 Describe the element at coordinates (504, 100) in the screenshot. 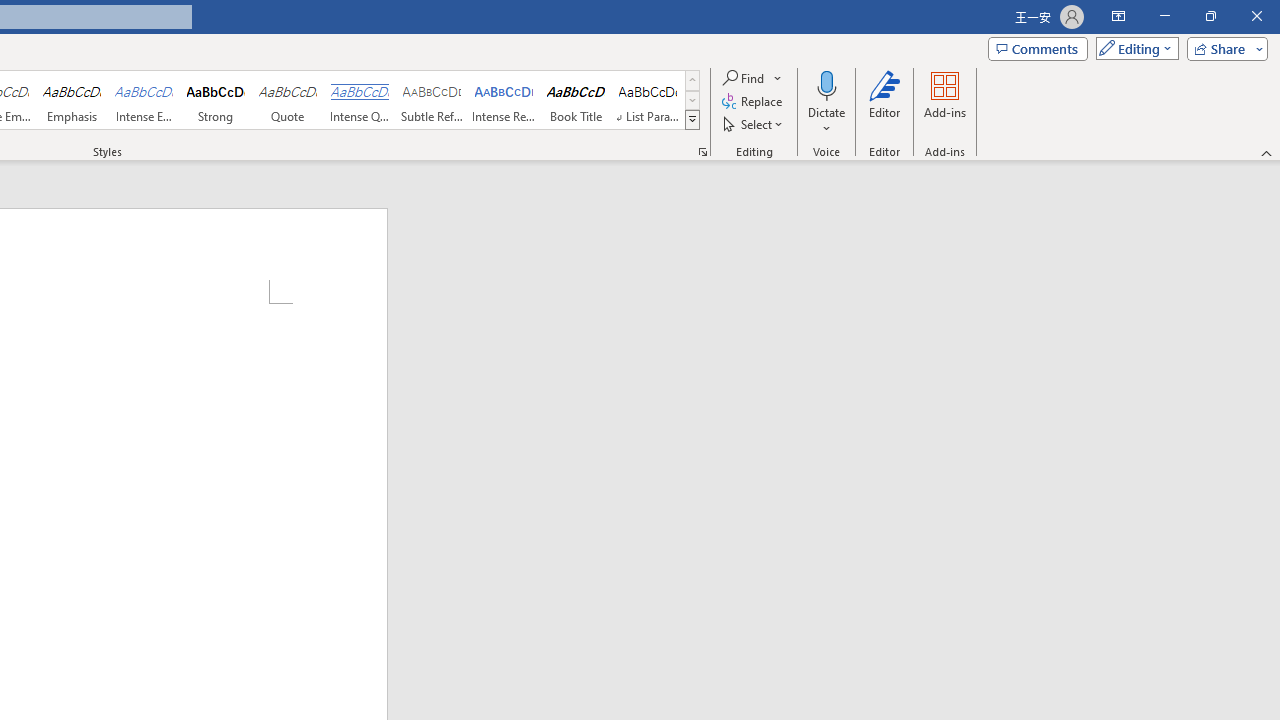

I see `'Intense Reference'` at that location.